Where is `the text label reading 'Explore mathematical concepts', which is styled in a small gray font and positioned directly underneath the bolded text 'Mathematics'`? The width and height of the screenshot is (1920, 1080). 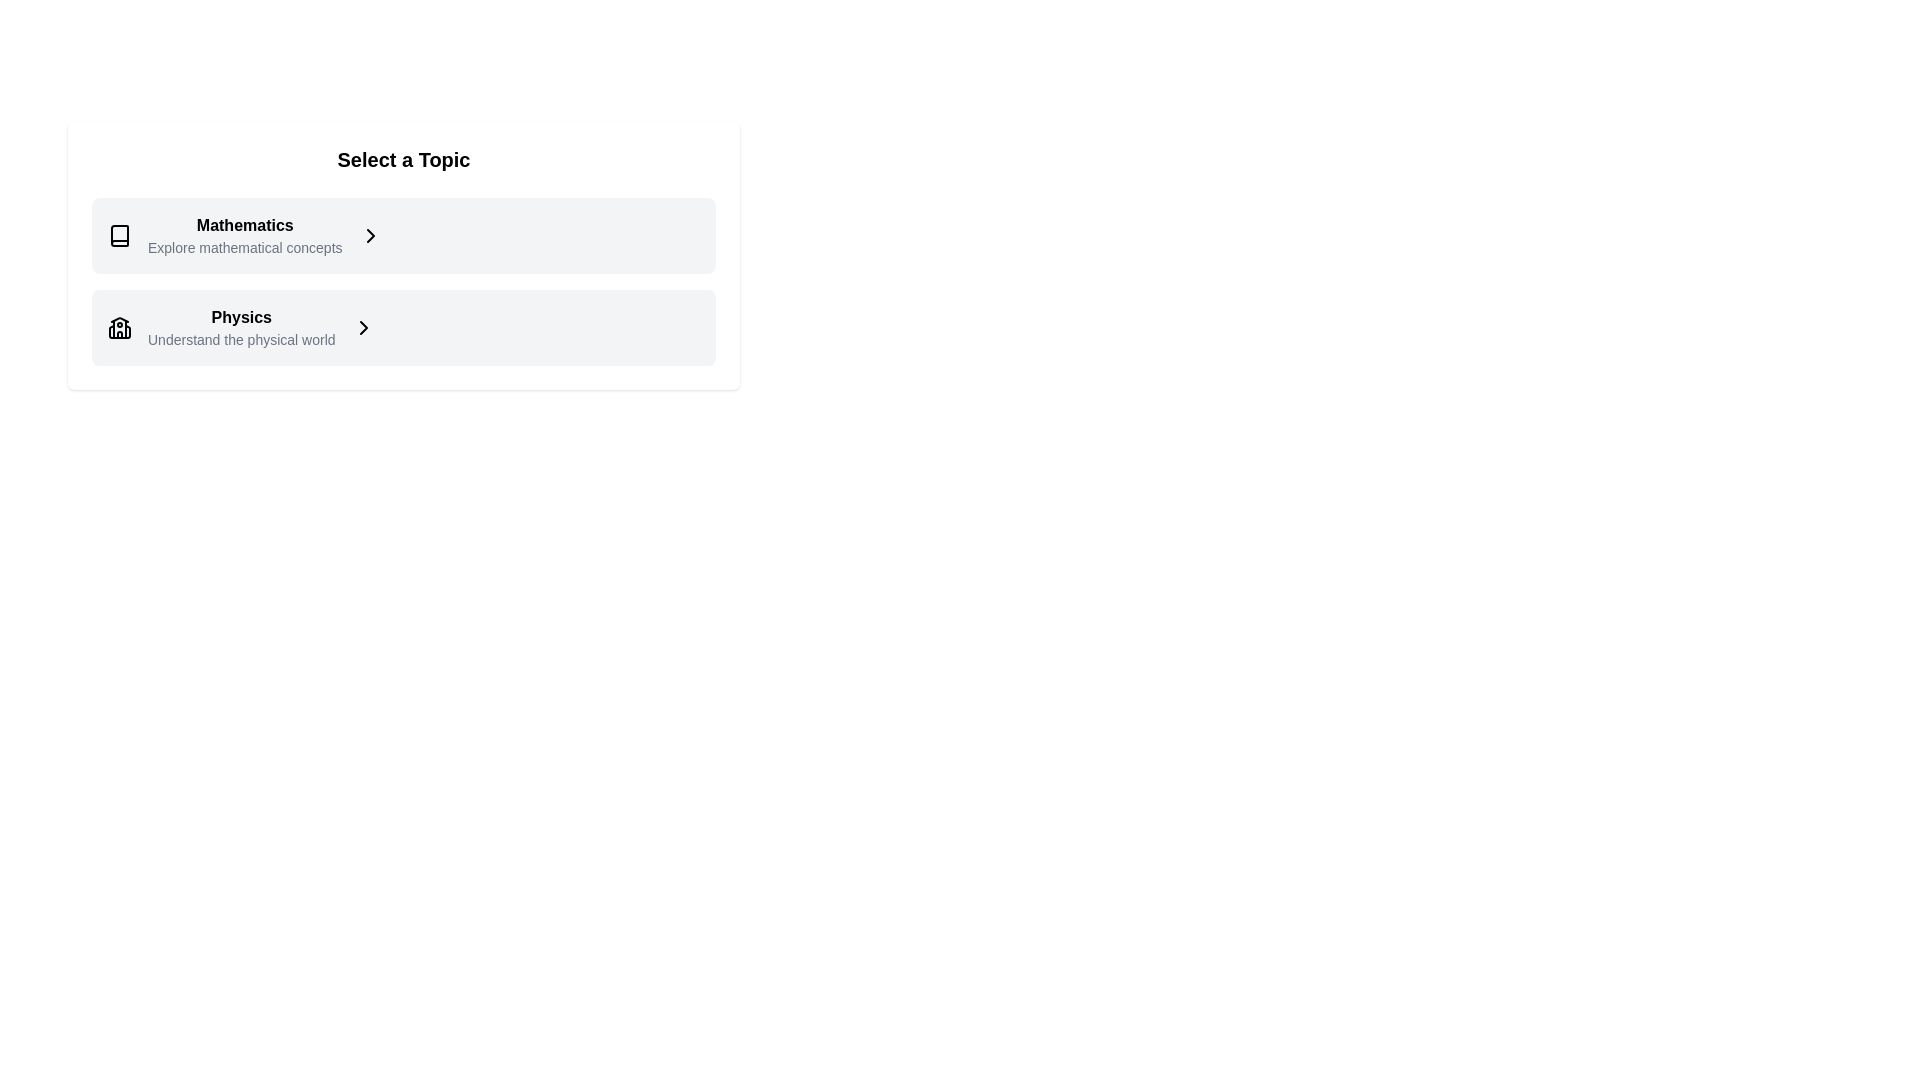 the text label reading 'Explore mathematical concepts', which is styled in a small gray font and positioned directly underneath the bolded text 'Mathematics' is located at coordinates (244, 246).